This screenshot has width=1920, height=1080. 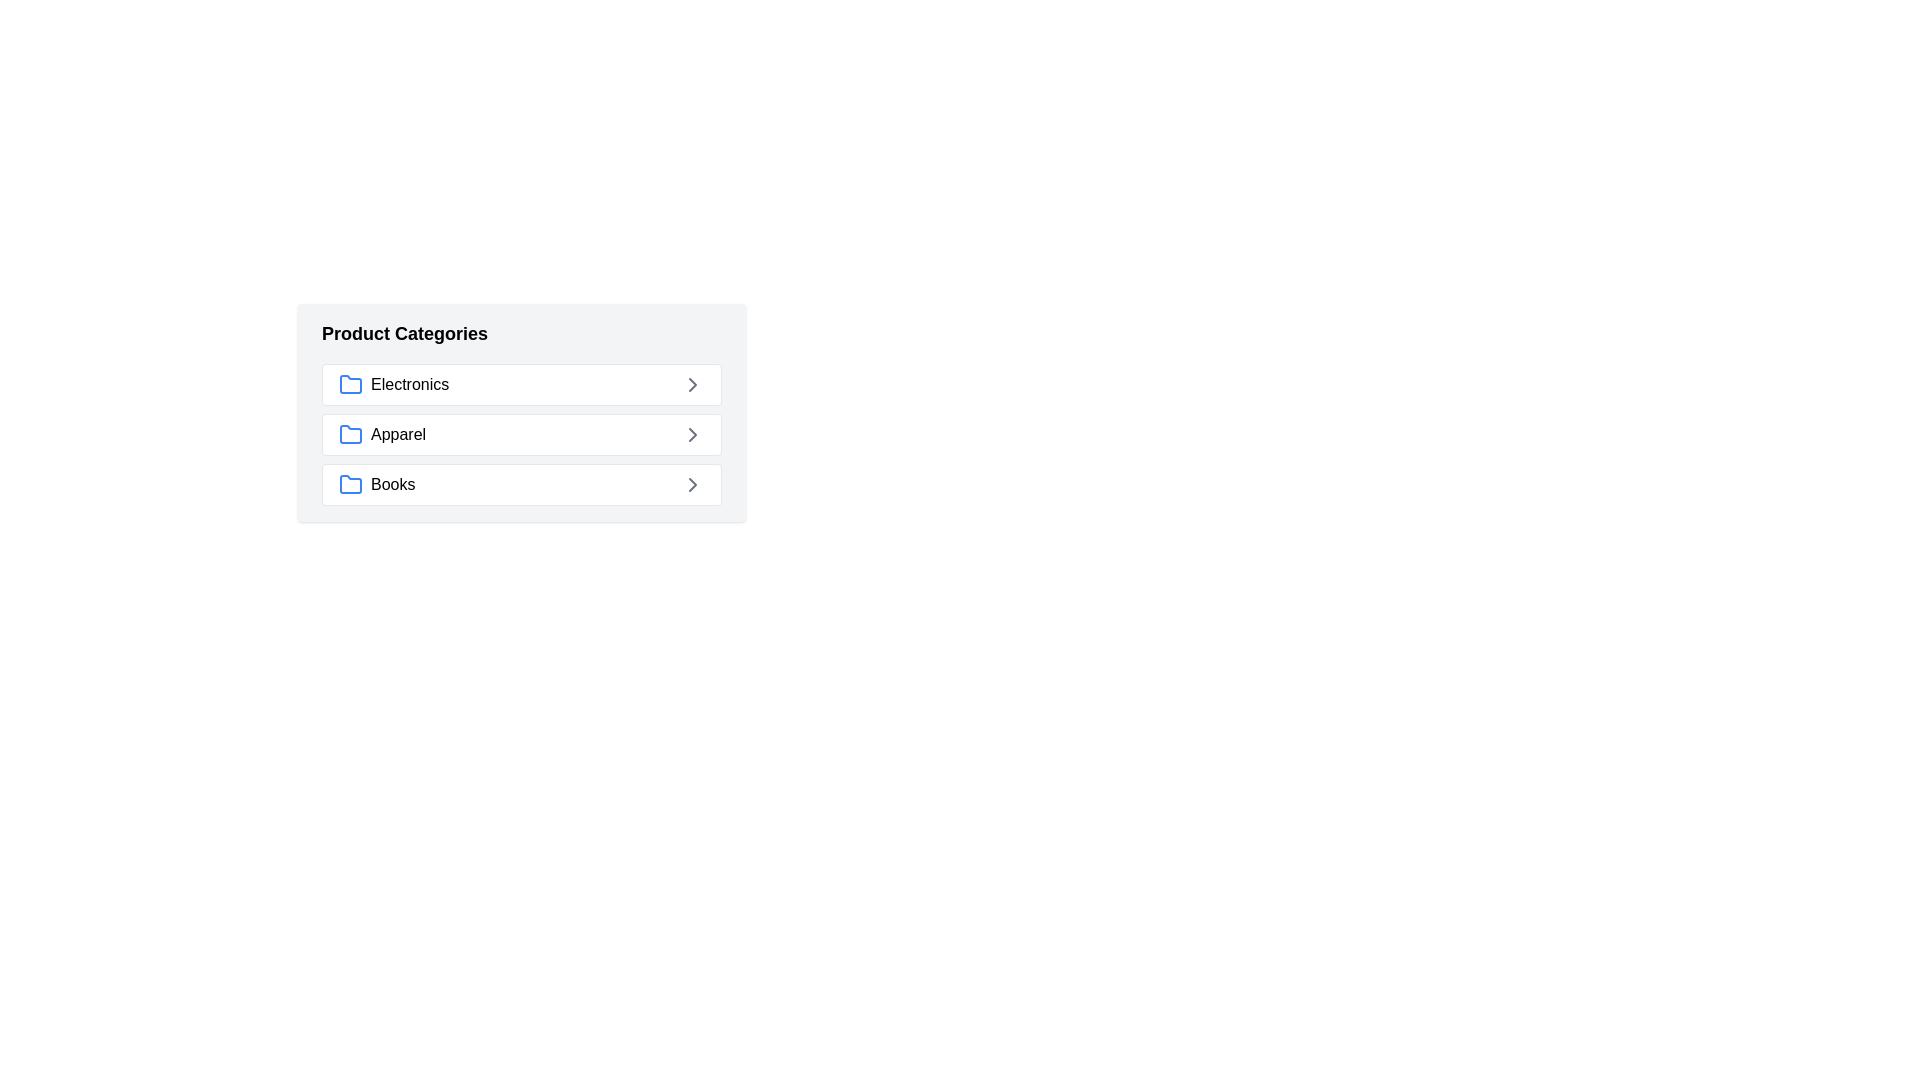 What do you see at coordinates (692, 485) in the screenshot?
I see `the right-pointing chevron icon for the 'Books' category in the 'Product Categories' list, which is a simplistic design with a text-gray-500 color, located centrally within the row labeled 'Books'` at bounding box center [692, 485].